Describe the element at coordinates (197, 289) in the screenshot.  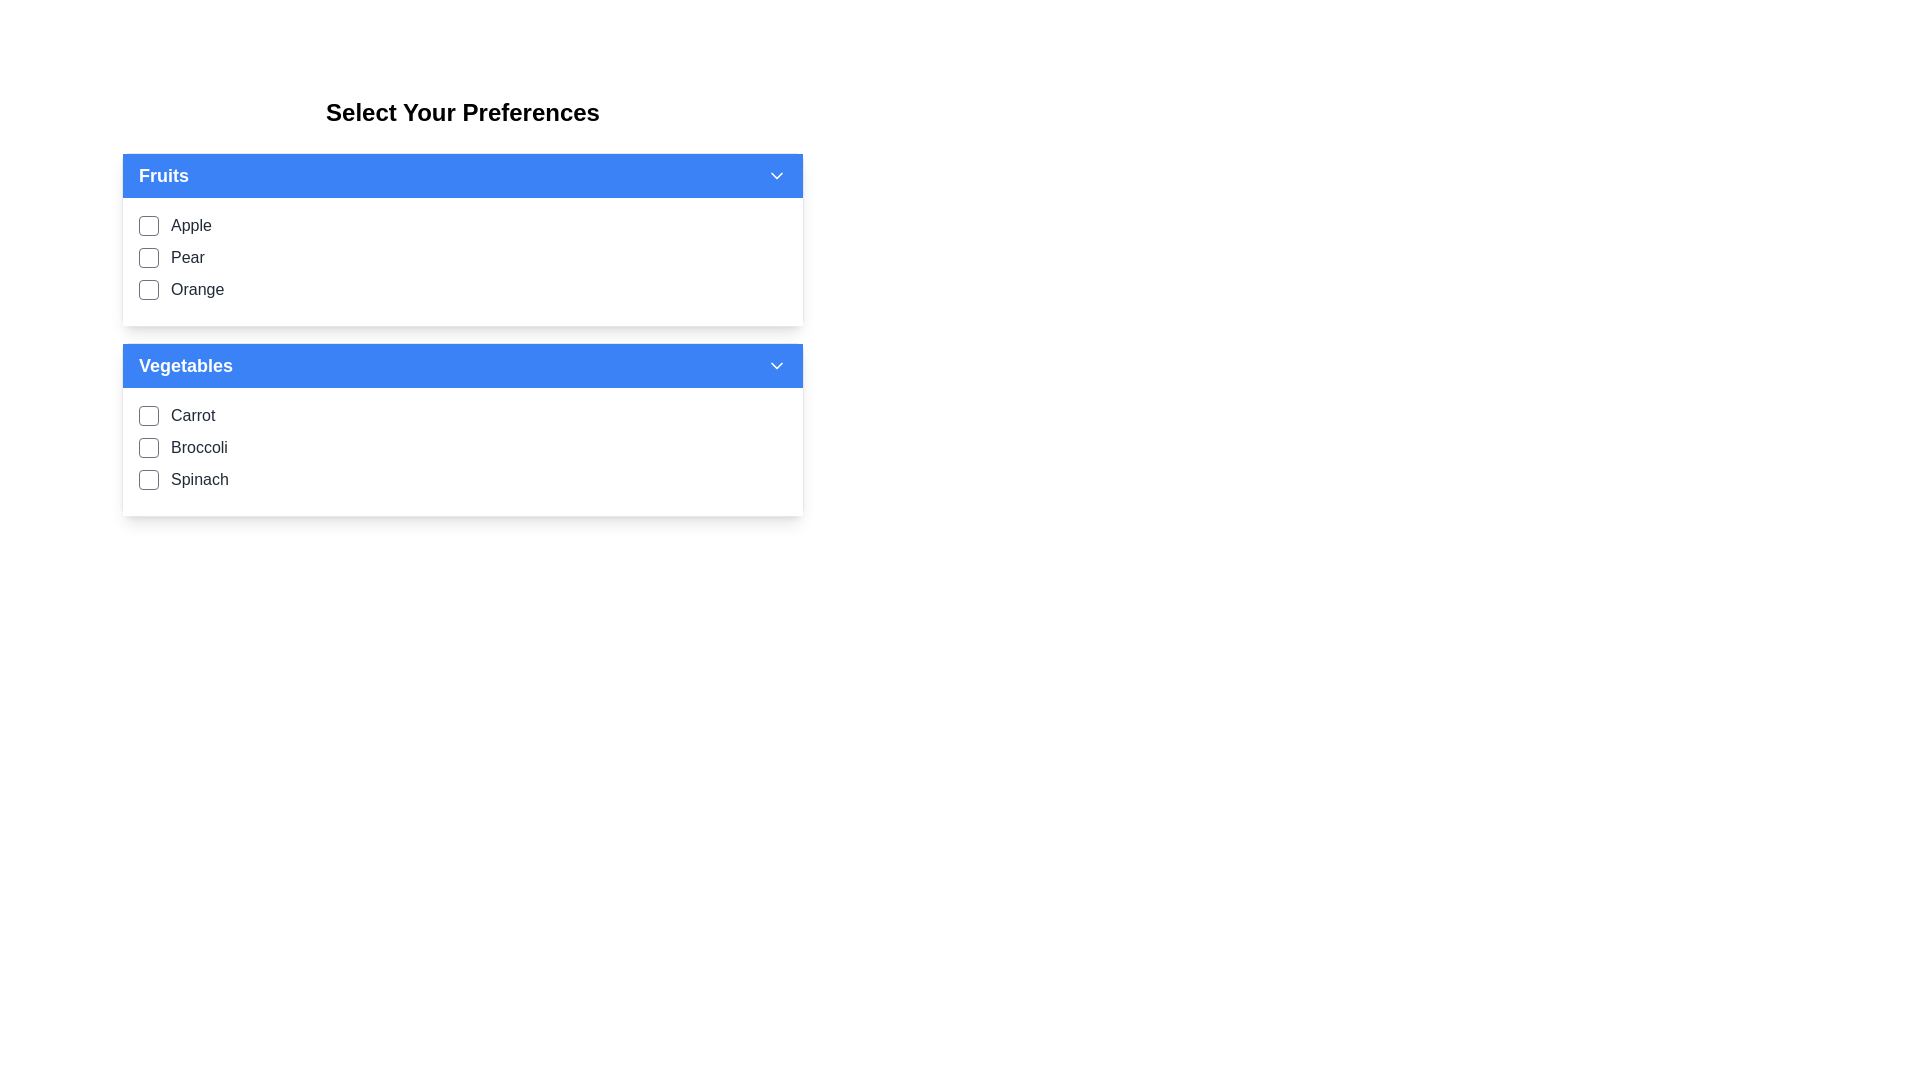
I see `the text label reading 'Orange' which is styled in gray and positioned under the 'Fruits' category, next to a checkbox` at that location.